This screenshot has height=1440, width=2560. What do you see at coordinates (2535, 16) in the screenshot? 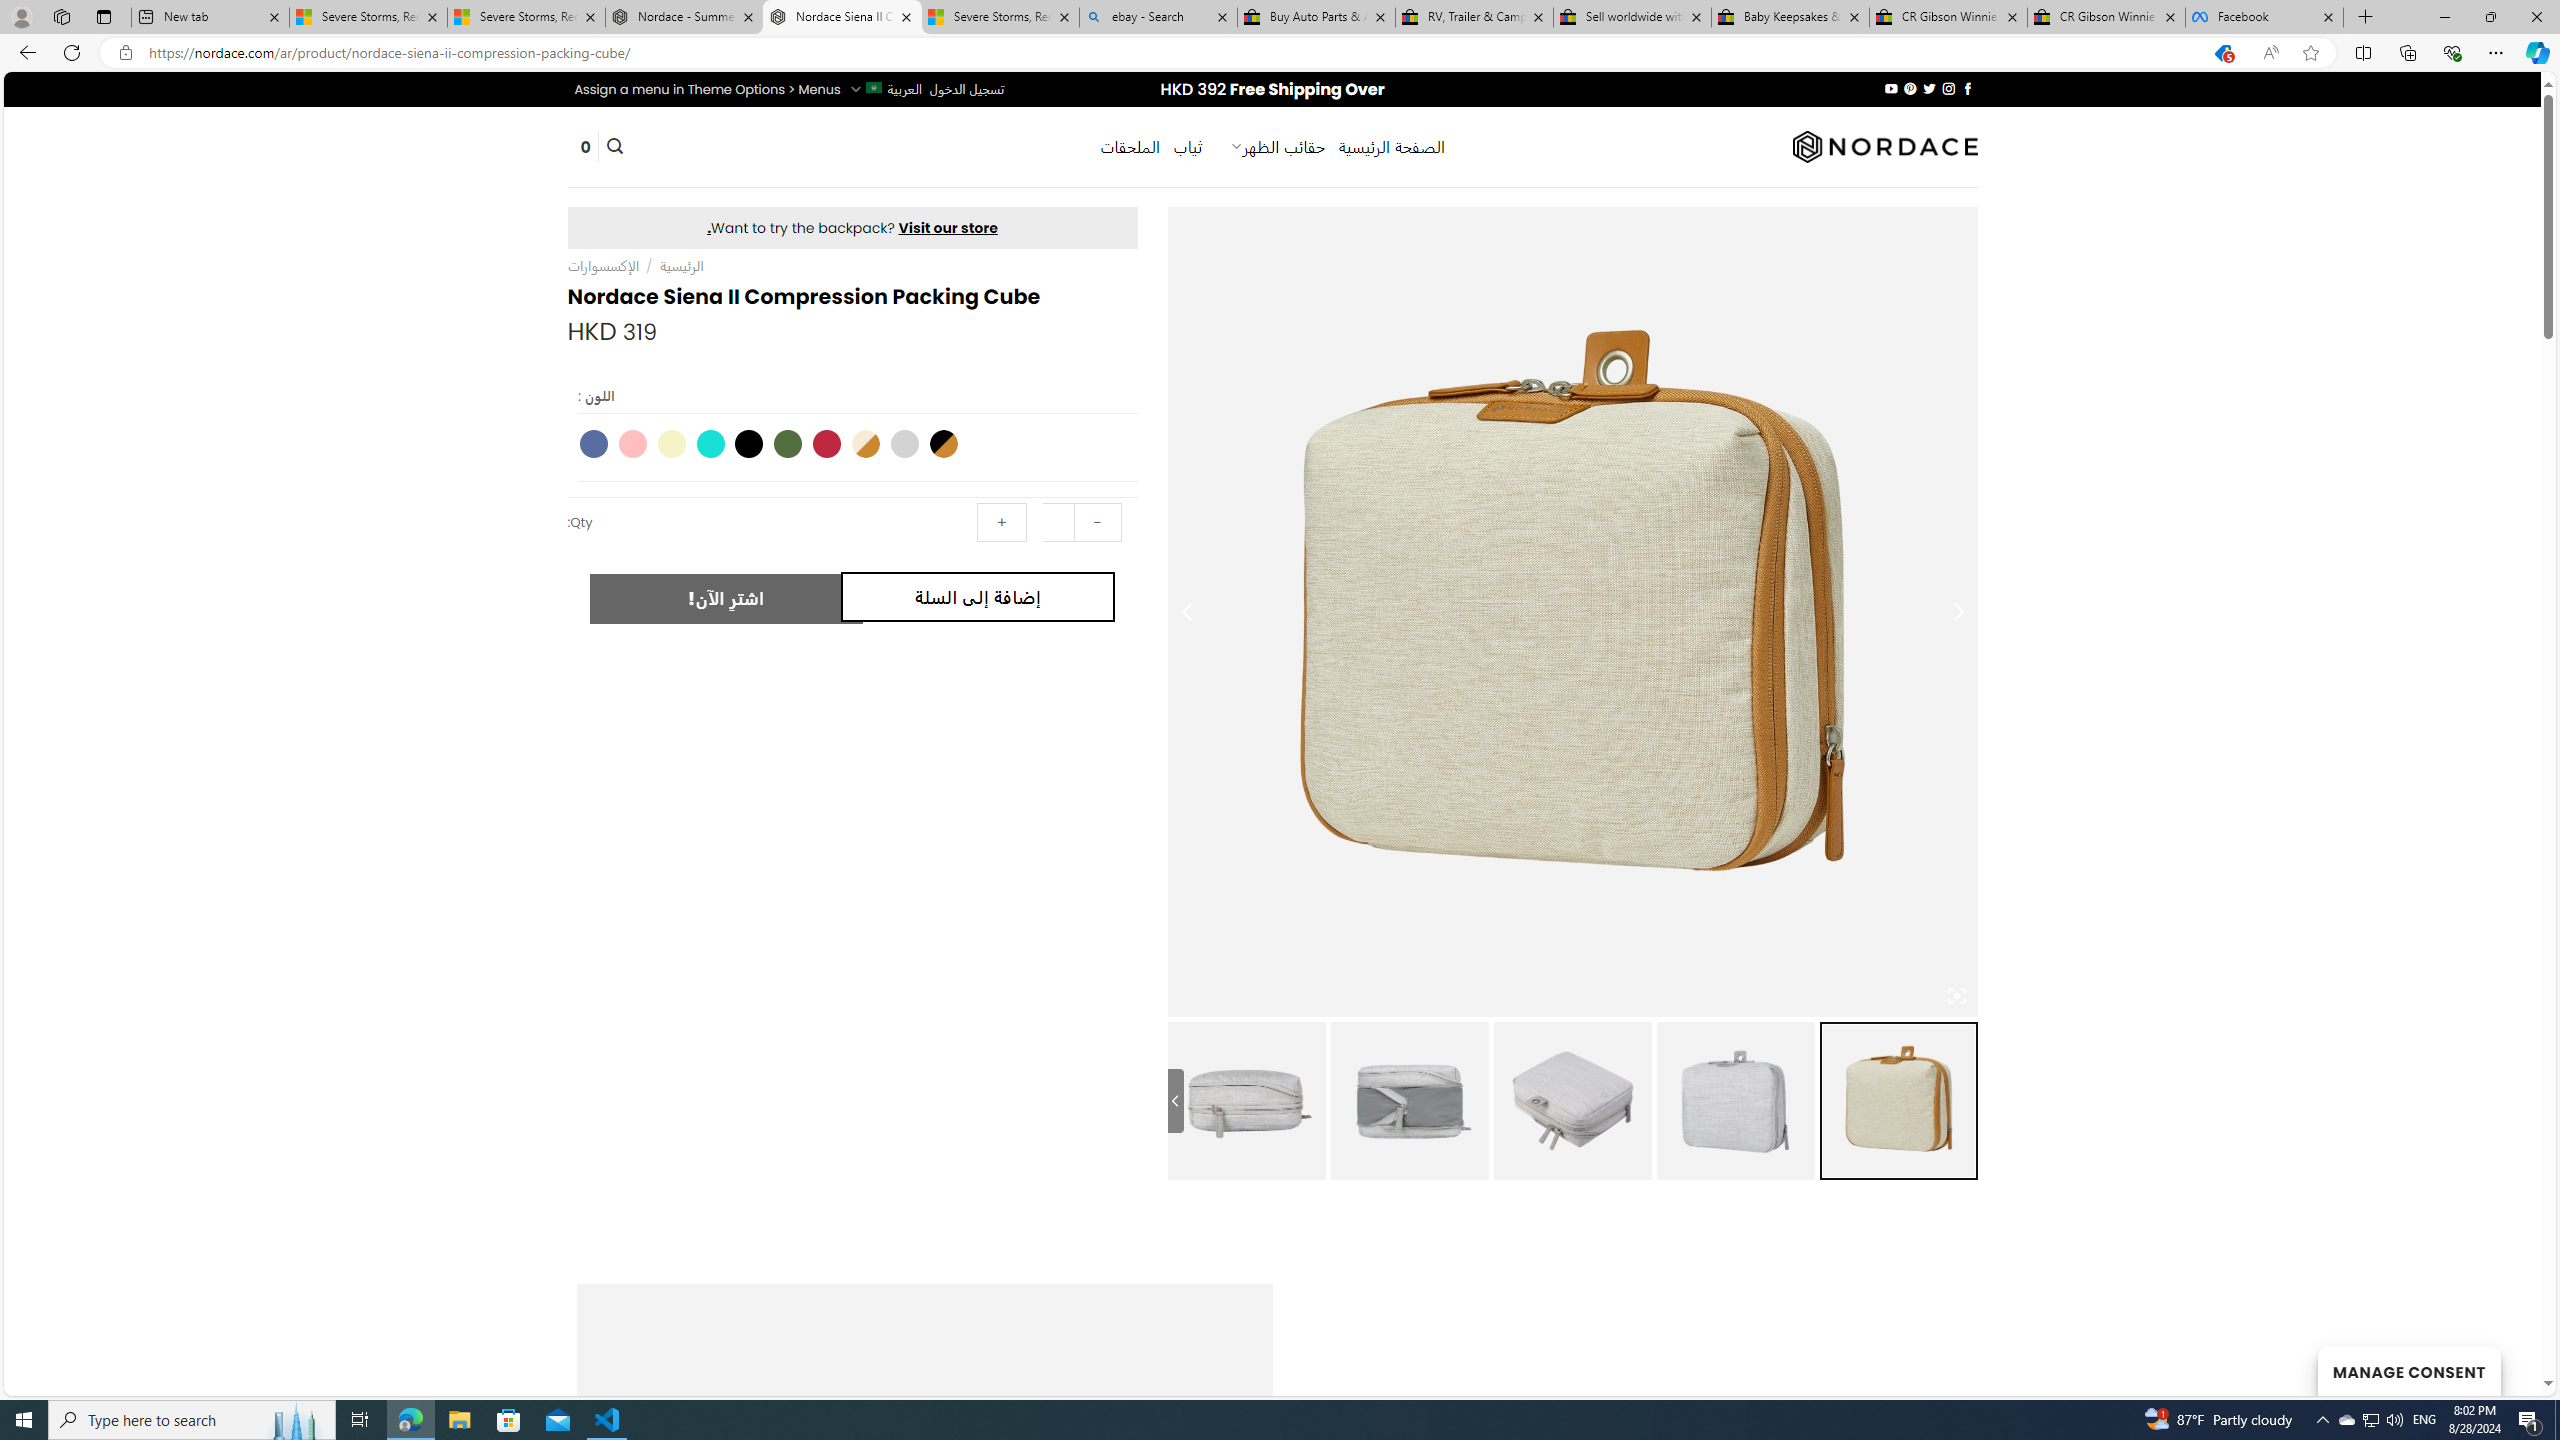
I see `'Close'` at bounding box center [2535, 16].